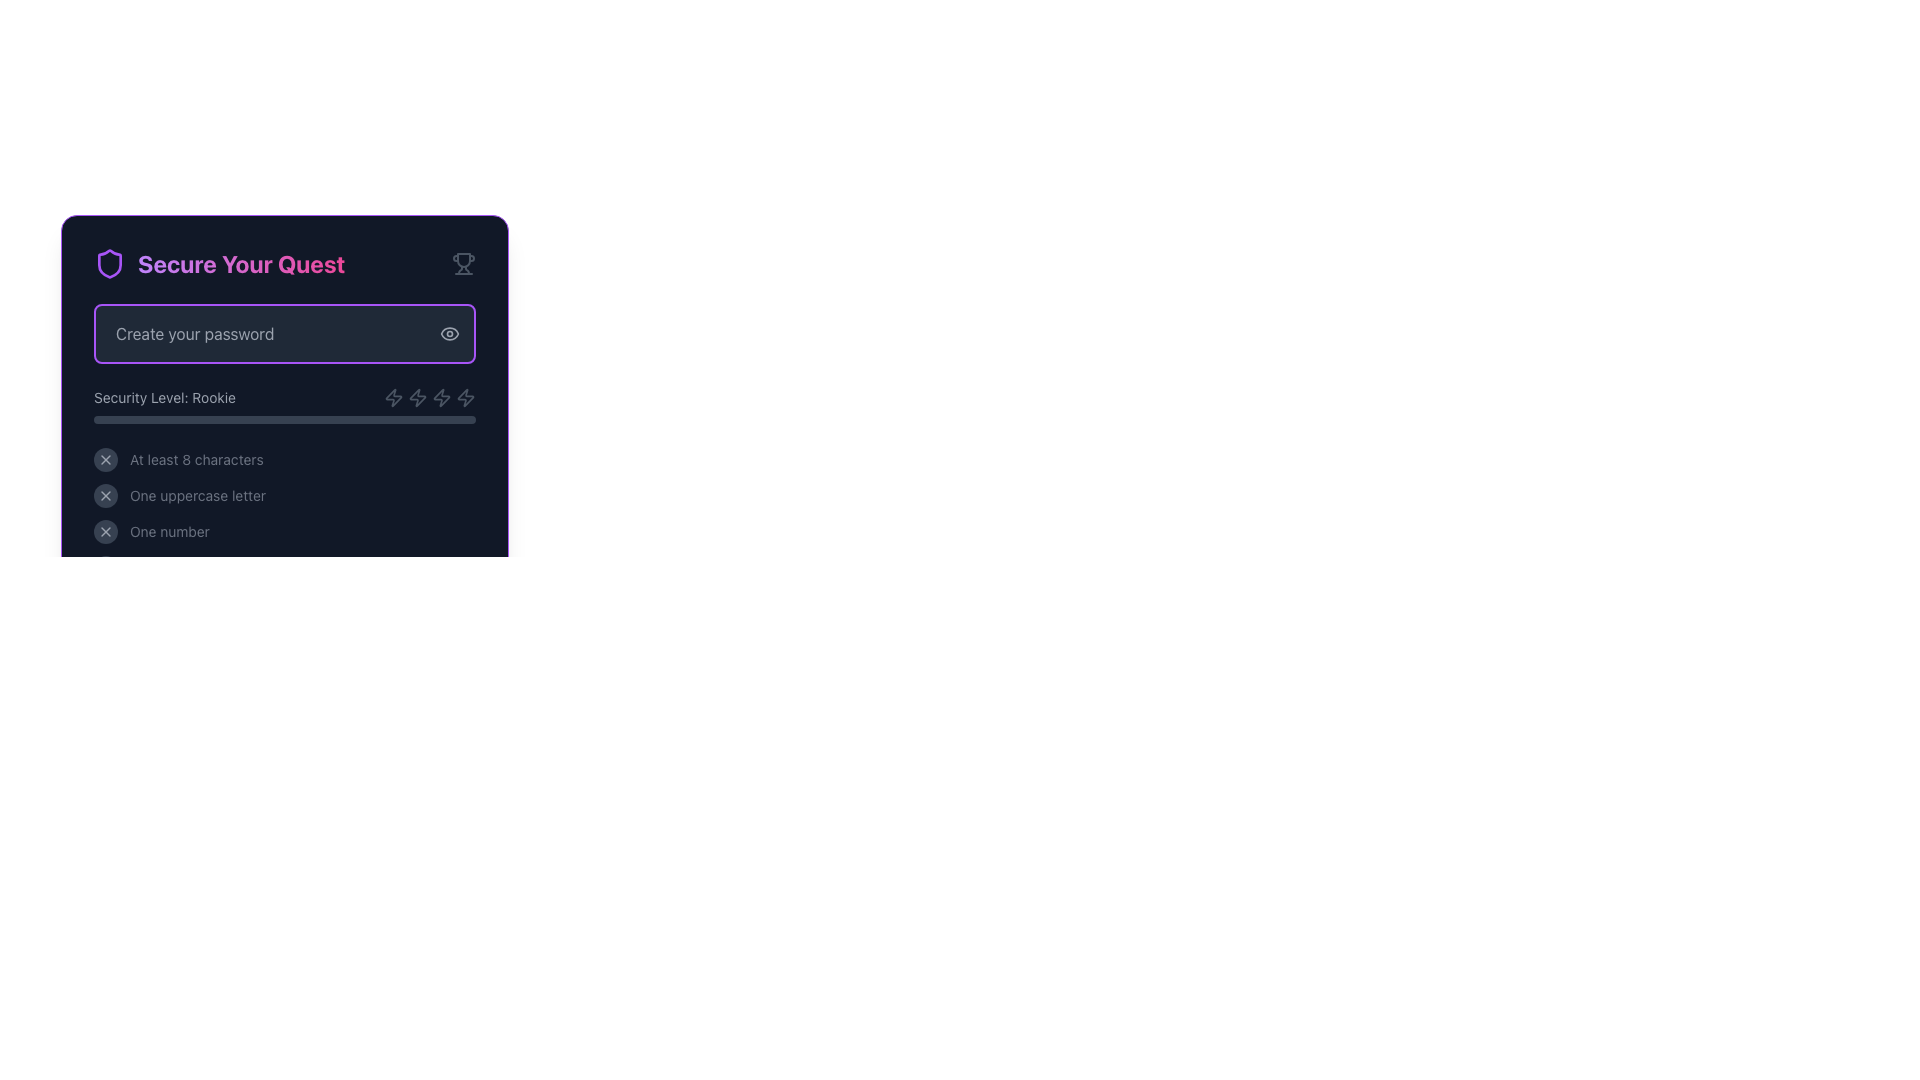 Image resolution: width=1920 pixels, height=1080 pixels. Describe the element at coordinates (416, 397) in the screenshot. I see `the third icon resembling a stylized lightning bolt, which is gray and located near the 'Security Level' label` at that location.